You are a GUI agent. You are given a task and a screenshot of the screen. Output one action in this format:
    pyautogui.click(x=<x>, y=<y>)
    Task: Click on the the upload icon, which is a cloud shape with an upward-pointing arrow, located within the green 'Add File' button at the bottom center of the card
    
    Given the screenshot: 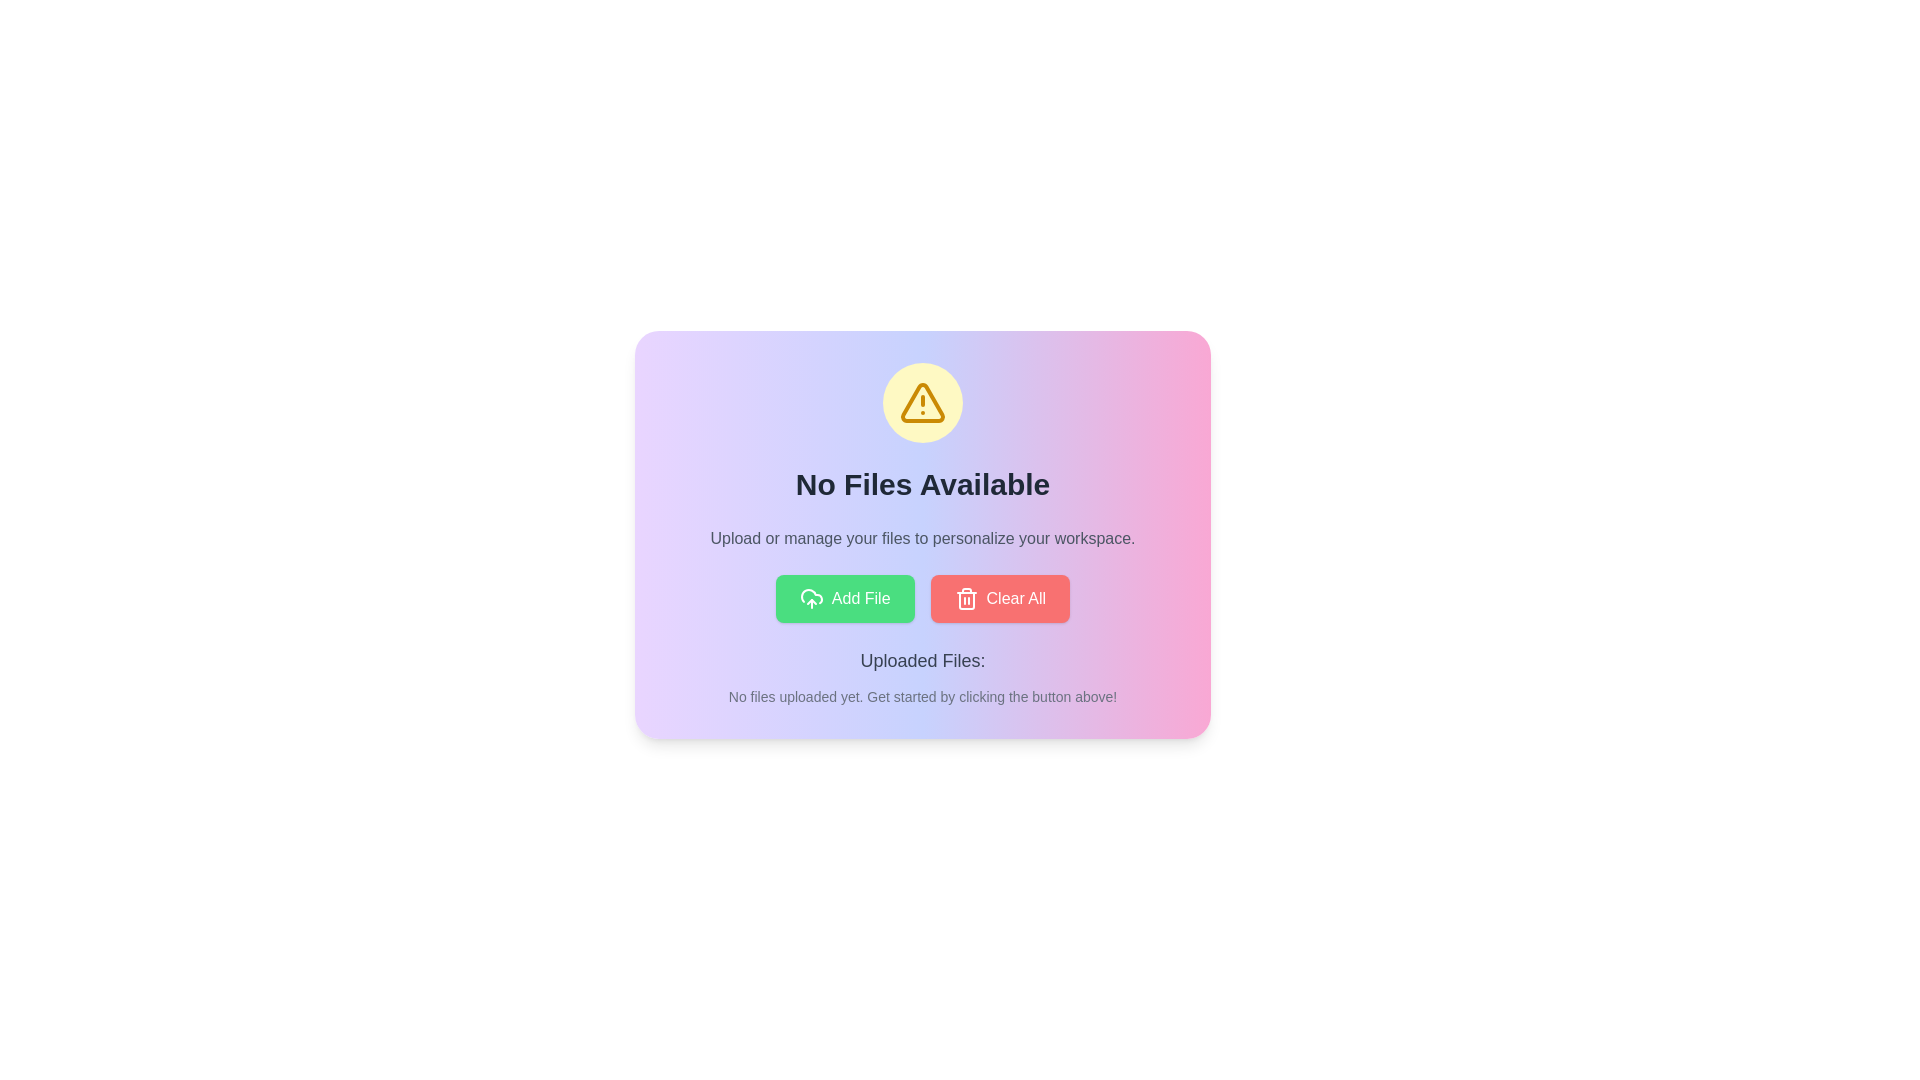 What is the action you would take?
    pyautogui.click(x=811, y=597)
    